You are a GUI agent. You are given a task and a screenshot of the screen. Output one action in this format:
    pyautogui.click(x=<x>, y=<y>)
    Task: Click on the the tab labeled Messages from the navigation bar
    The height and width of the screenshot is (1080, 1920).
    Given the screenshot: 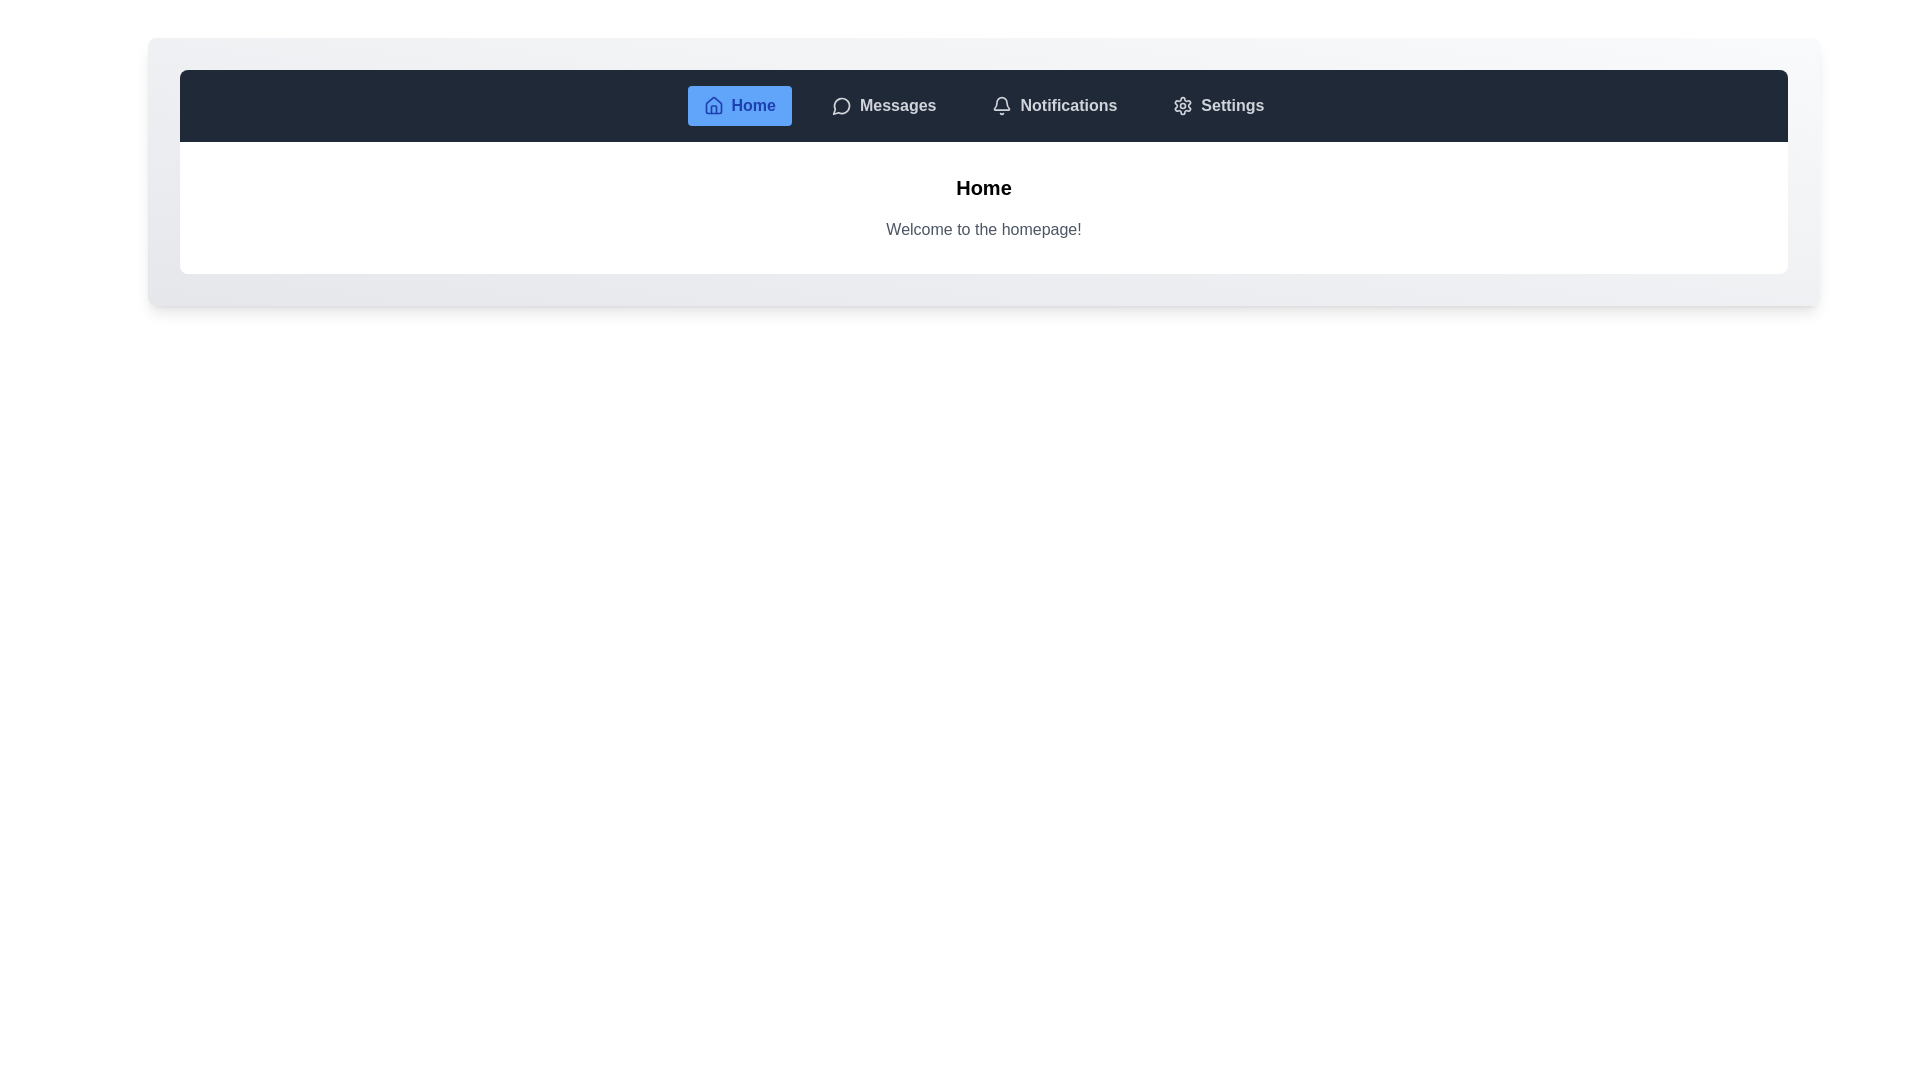 What is the action you would take?
    pyautogui.click(x=883, y=105)
    